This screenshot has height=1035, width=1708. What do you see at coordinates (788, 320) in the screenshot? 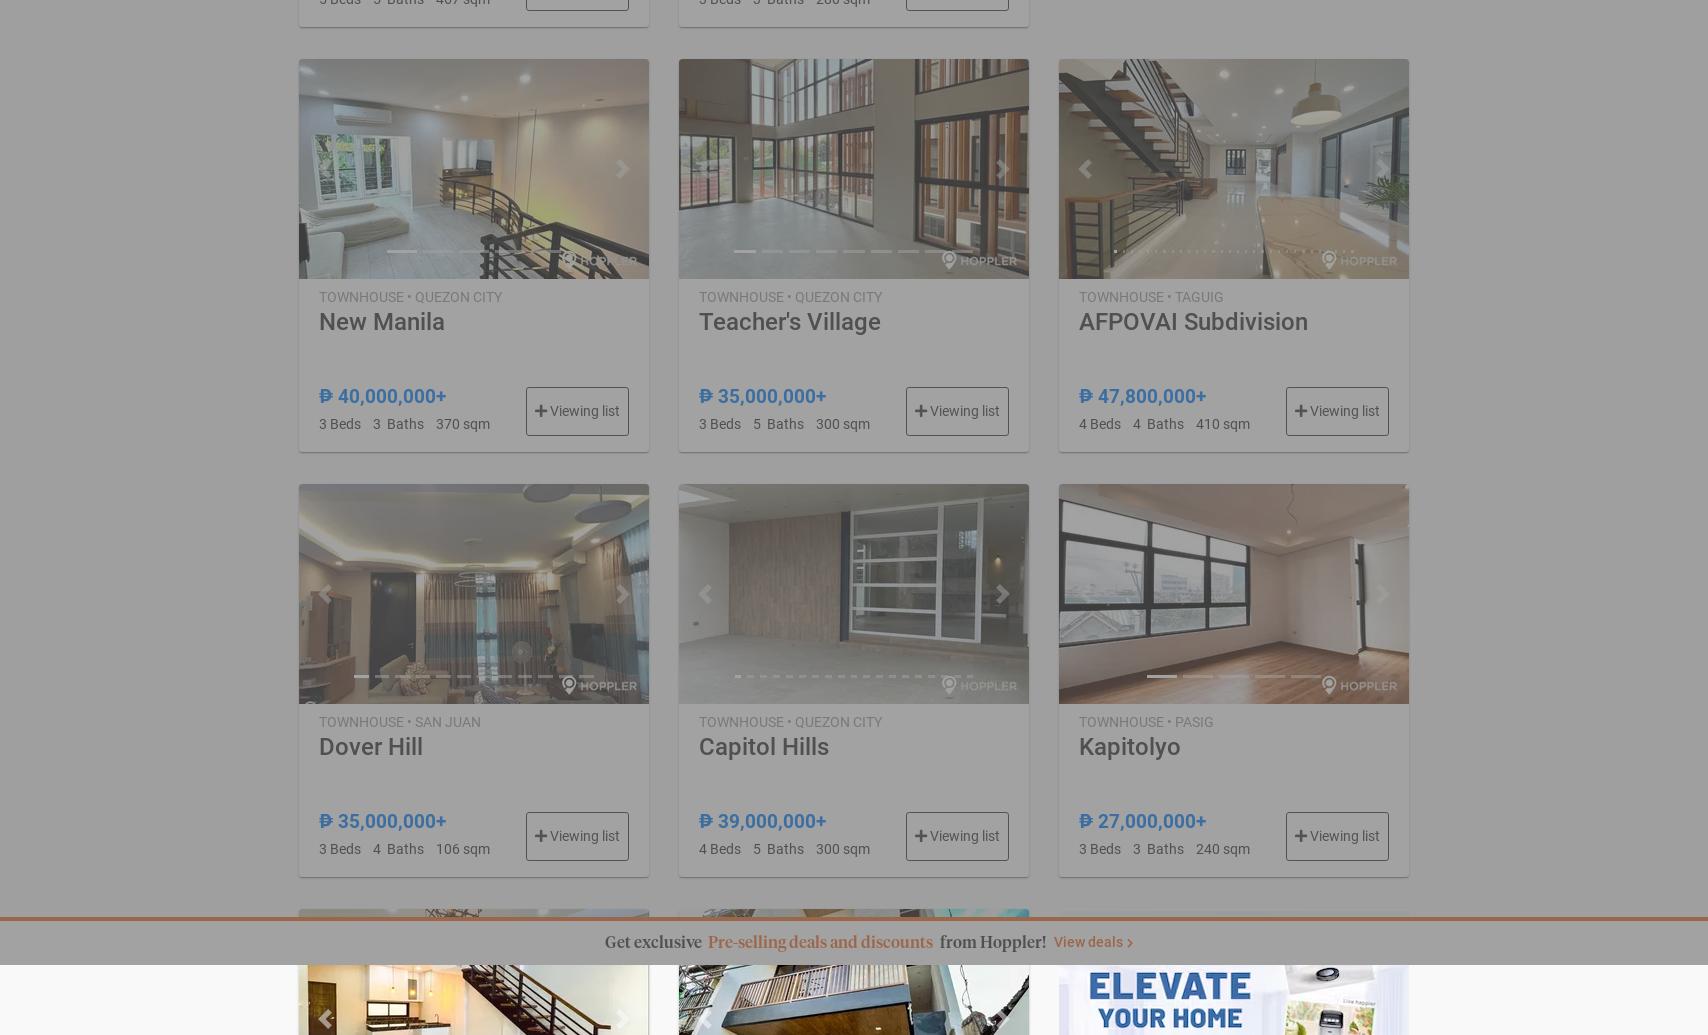
I see `'Teacher's Village'` at bounding box center [788, 320].